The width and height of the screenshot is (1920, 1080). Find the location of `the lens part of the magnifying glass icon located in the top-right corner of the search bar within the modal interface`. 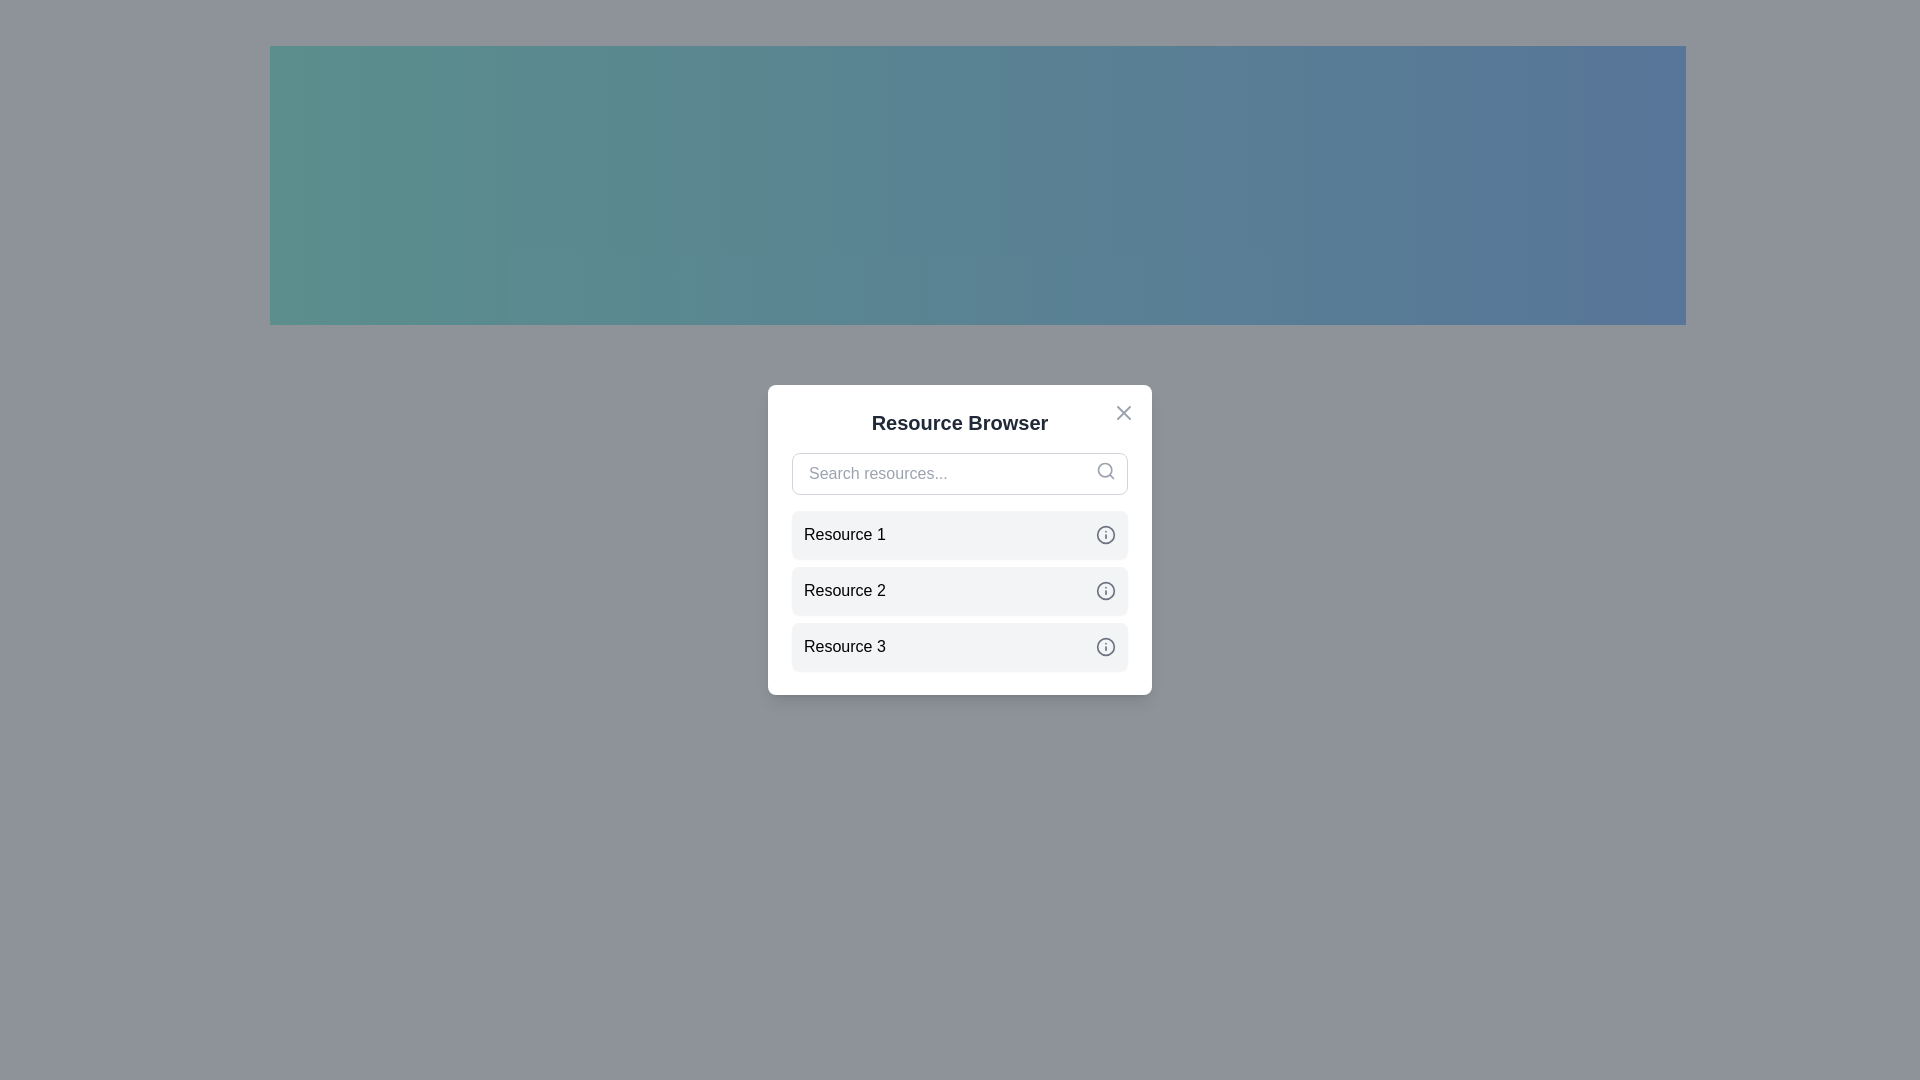

the lens part of the magnifying glass icon located in the top-right corner of the search bar within the modal interface is located at coordinates (1104, 470).